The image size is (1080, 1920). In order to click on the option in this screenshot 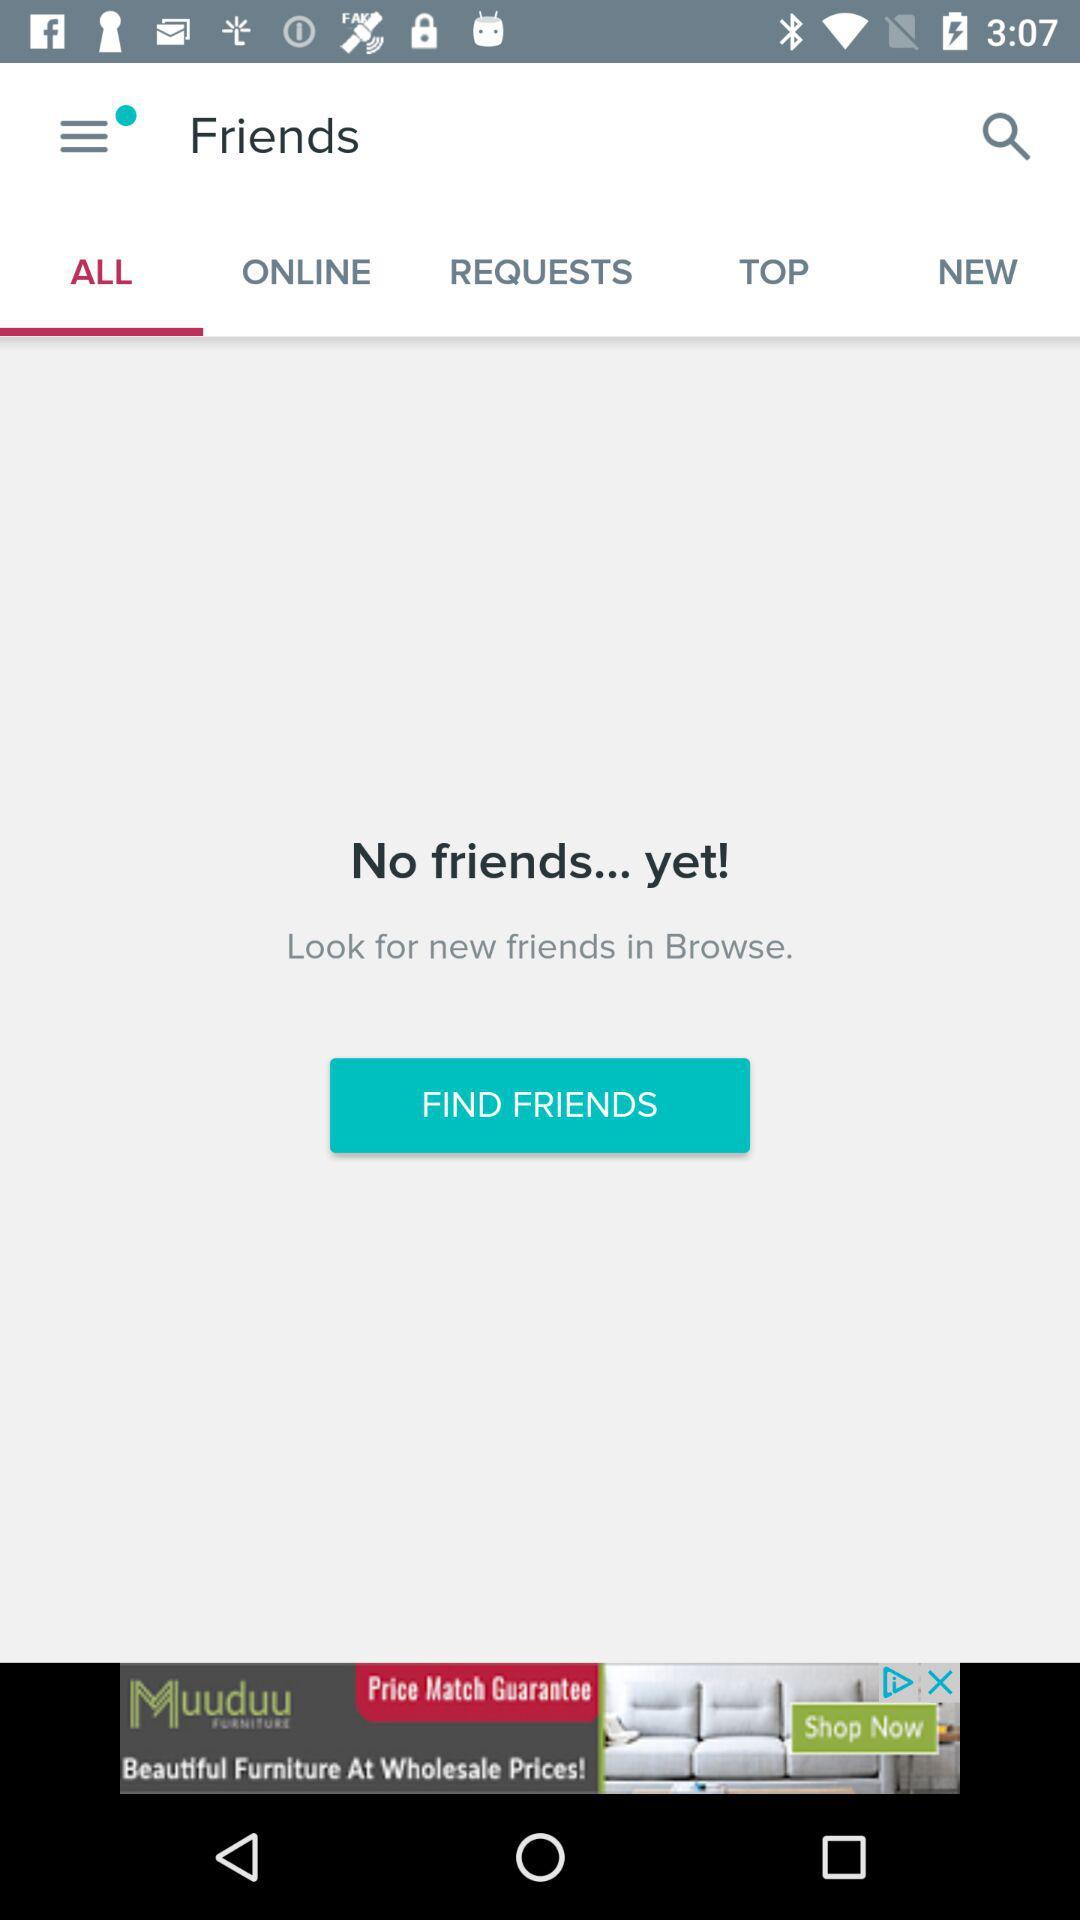, I will do `click(540, 1727)`.